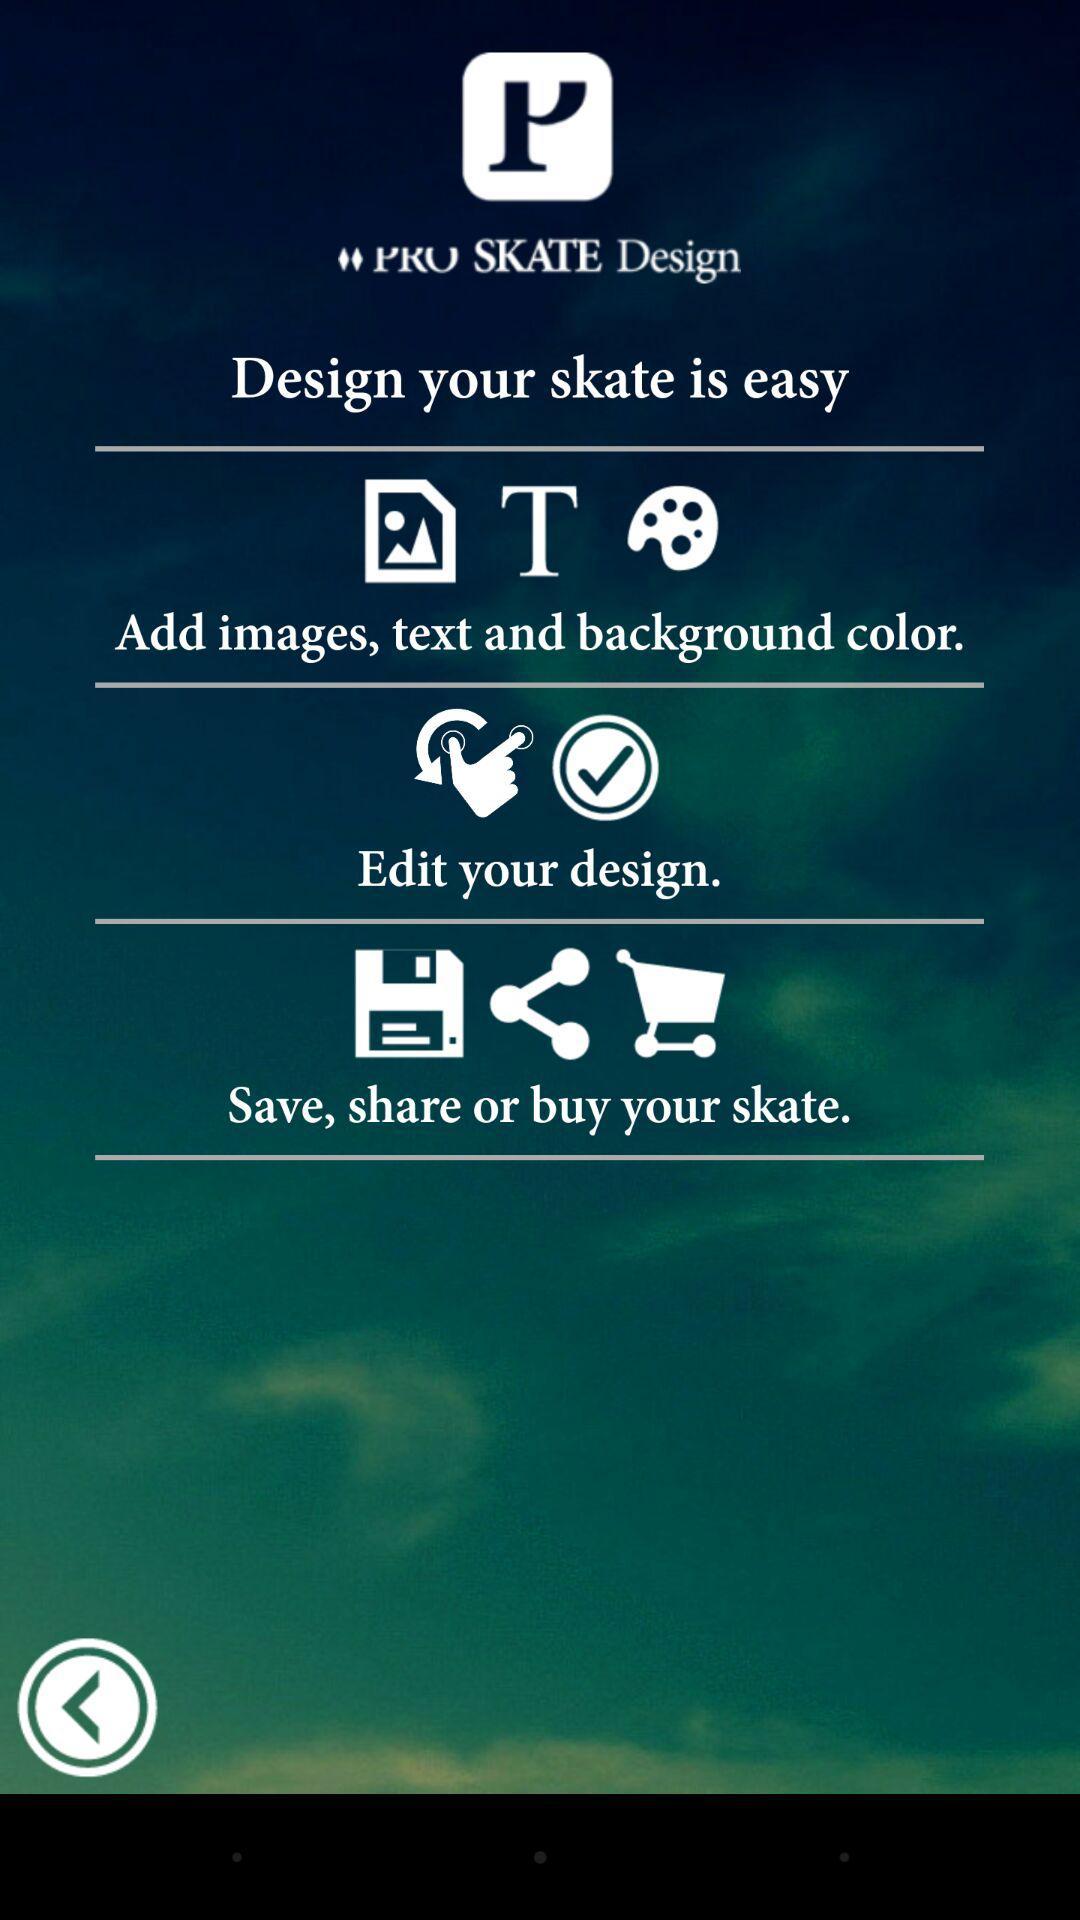 Image resolution: width=1080 pixels, height=1920 pixels. I want to click on share your skate, so click(538, 1003).